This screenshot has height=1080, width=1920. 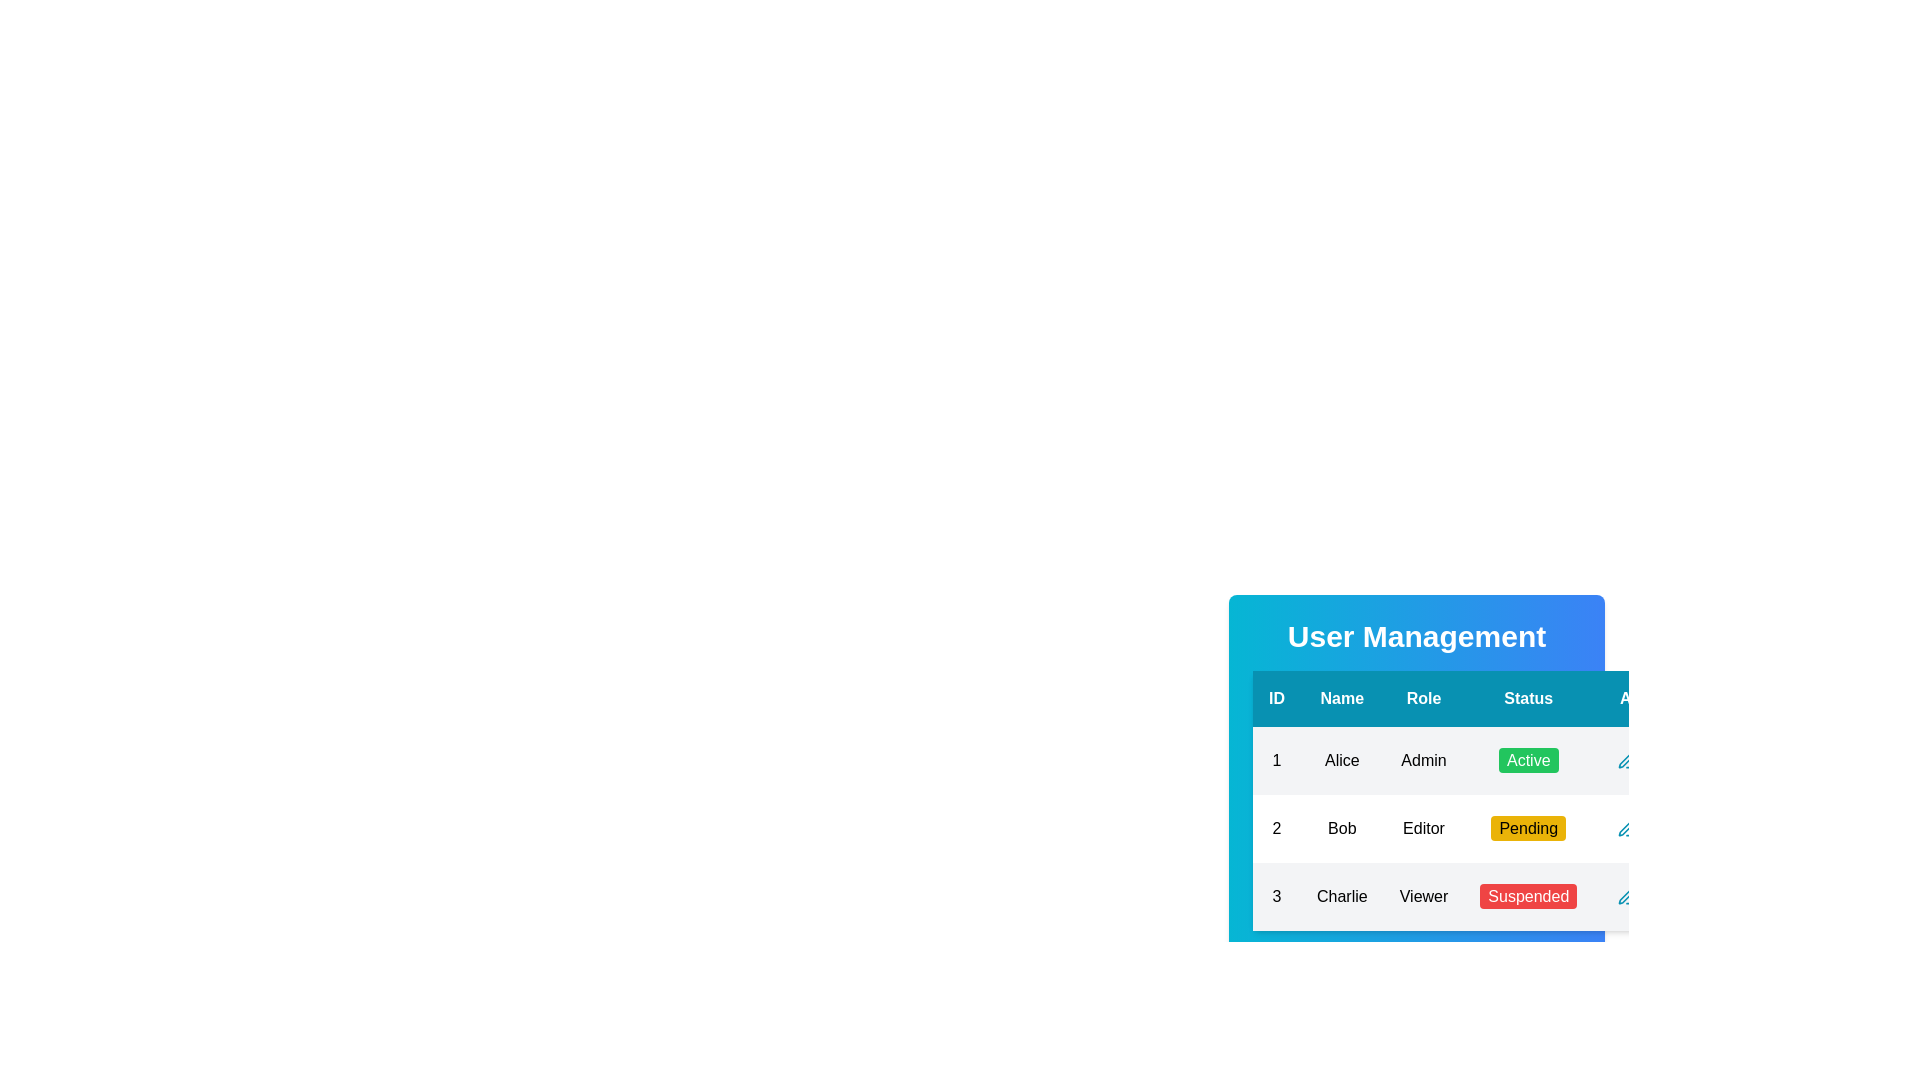 What do you see at coordinates (1423, 760) in the screenshot?
I see `text label indicating the role of the user 'Alice', which is 'Admin', located in the third column of the first row under the 'Role' header` at bounding box center [1423, 760].